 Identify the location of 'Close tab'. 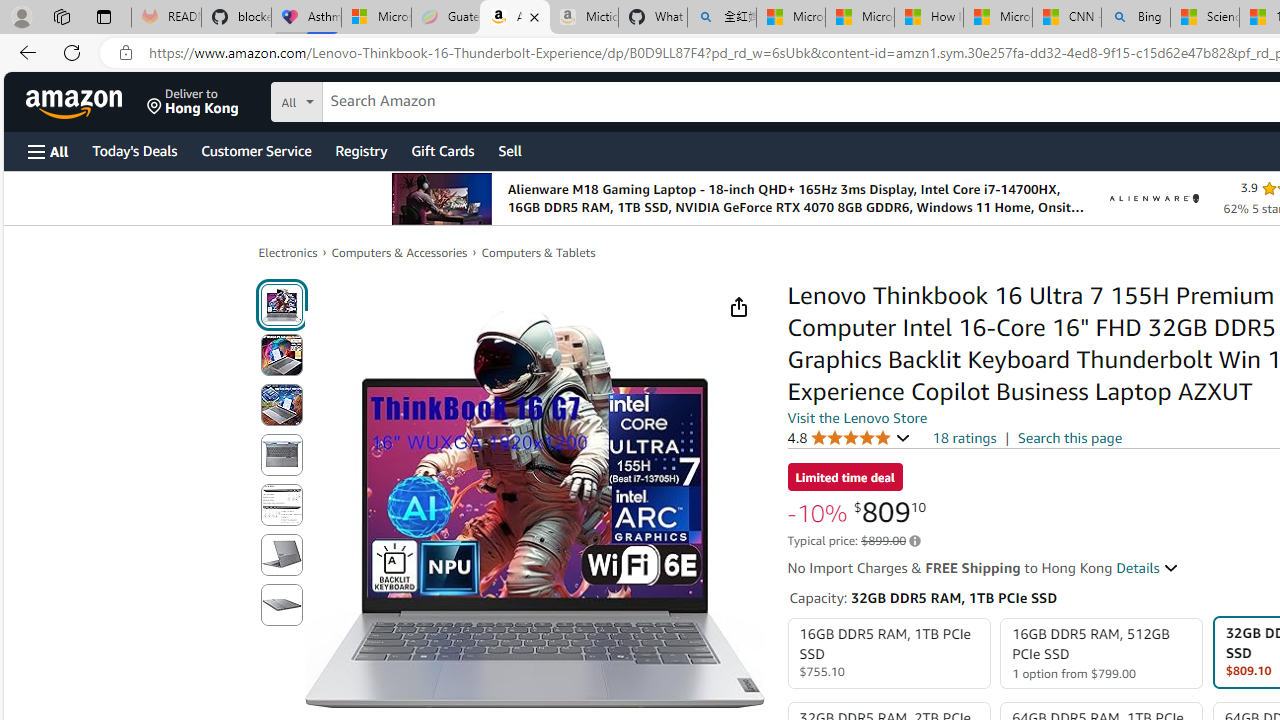
(534, 17).